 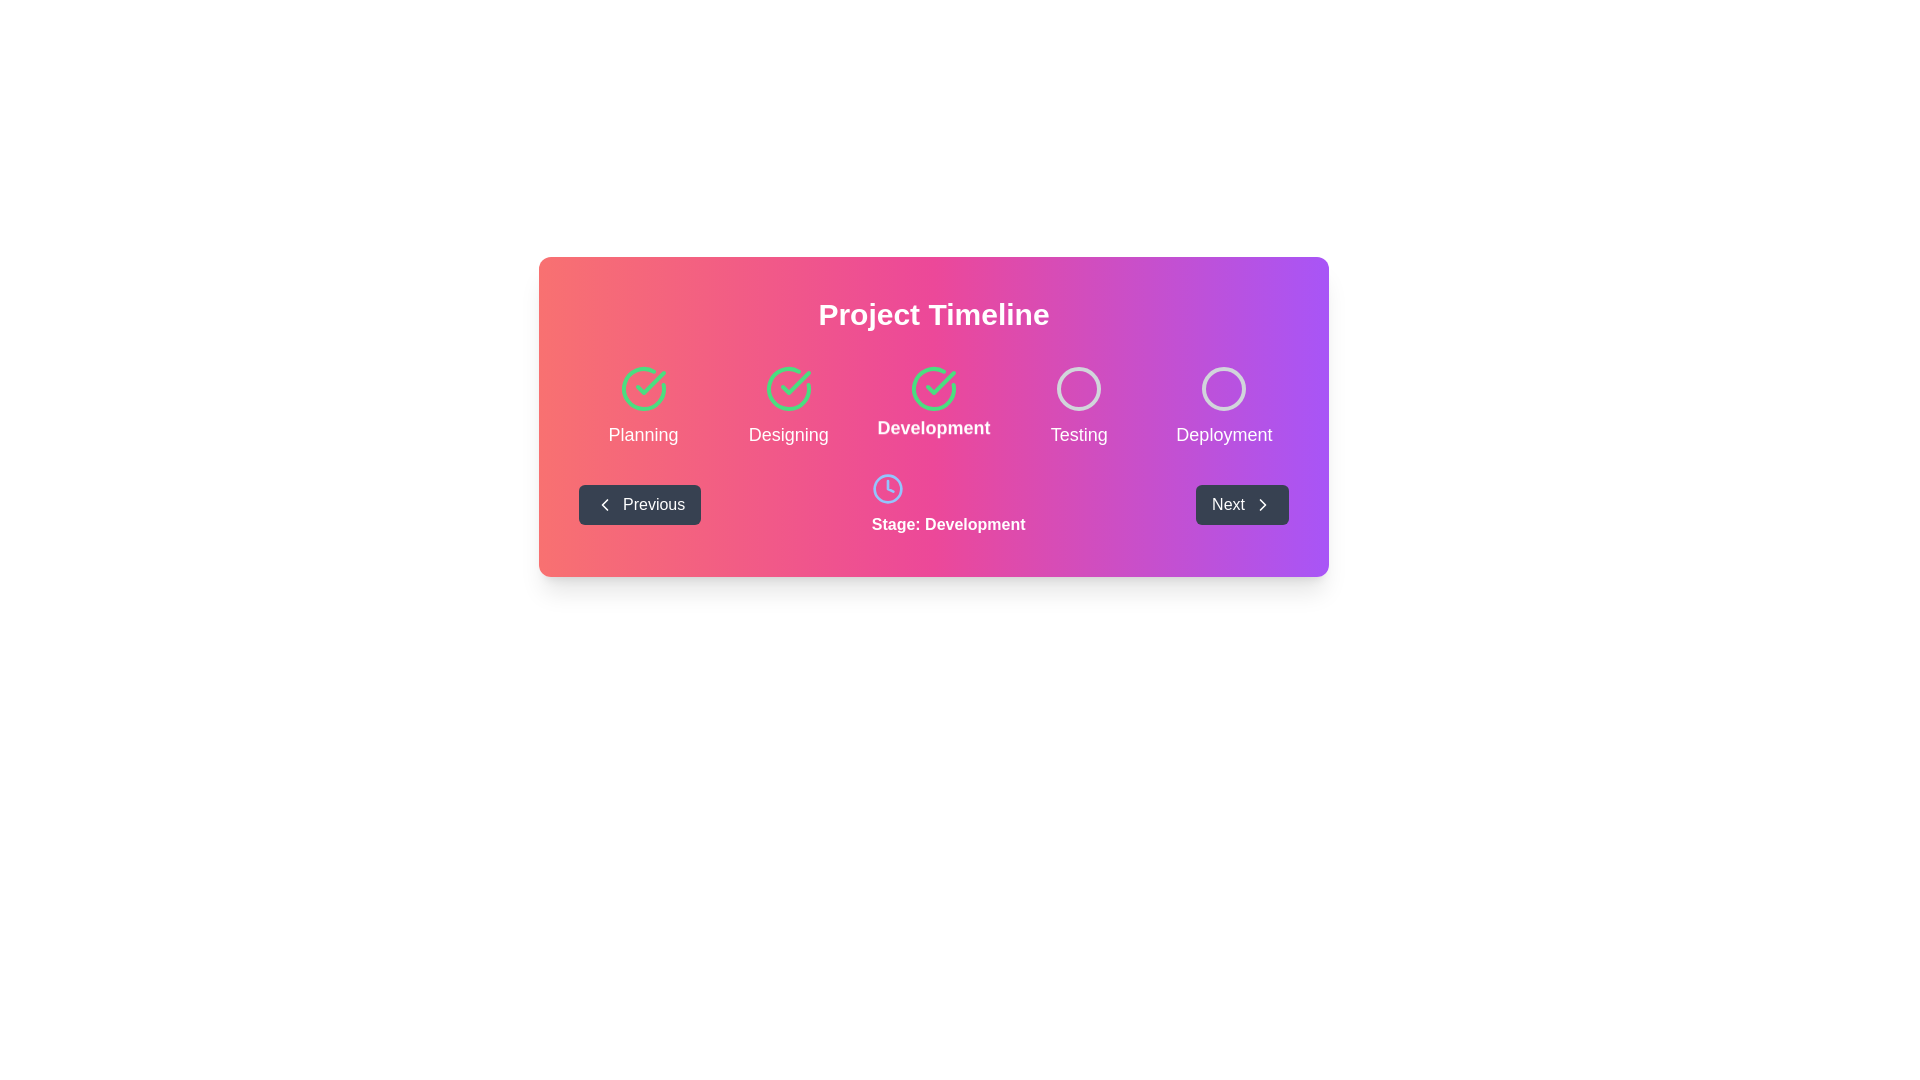 I want to click on the graphical UI indicator (circle) that represents the 'Deployment' stage in the project timeline, so click(x=1223, y=389).